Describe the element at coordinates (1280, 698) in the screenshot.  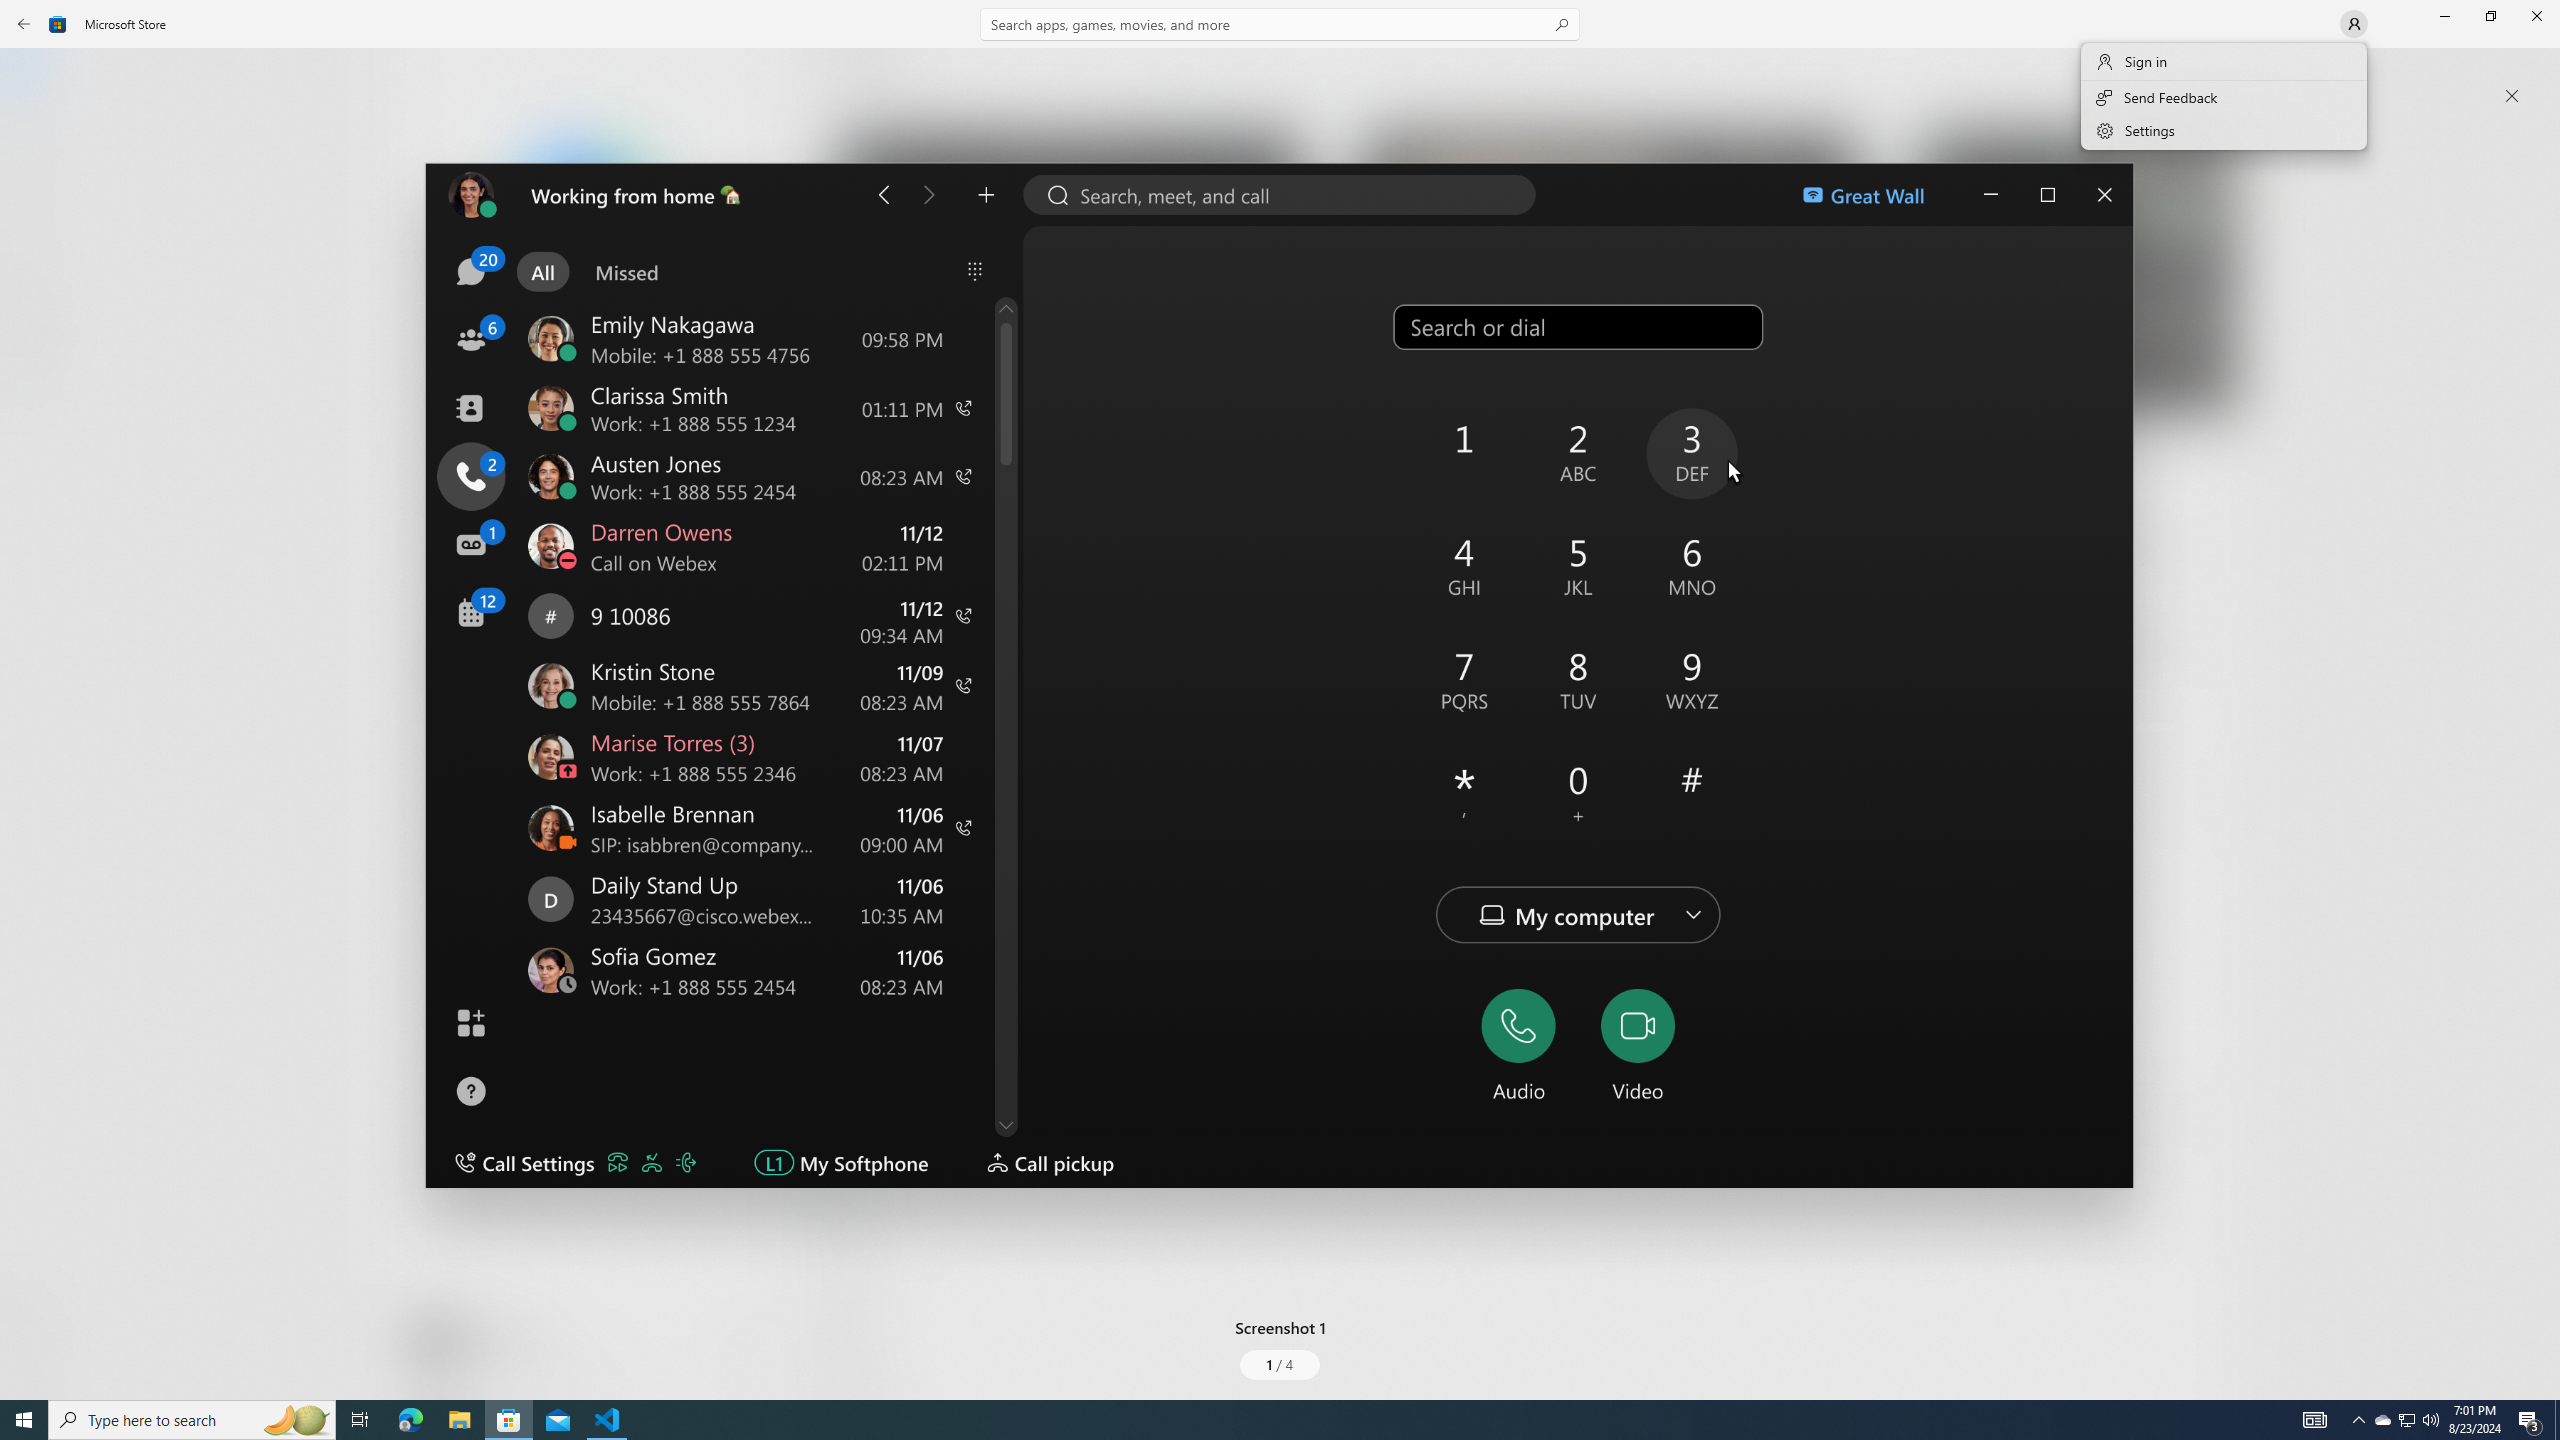
I see `'AutomationID: NavigationControl'` at that location.